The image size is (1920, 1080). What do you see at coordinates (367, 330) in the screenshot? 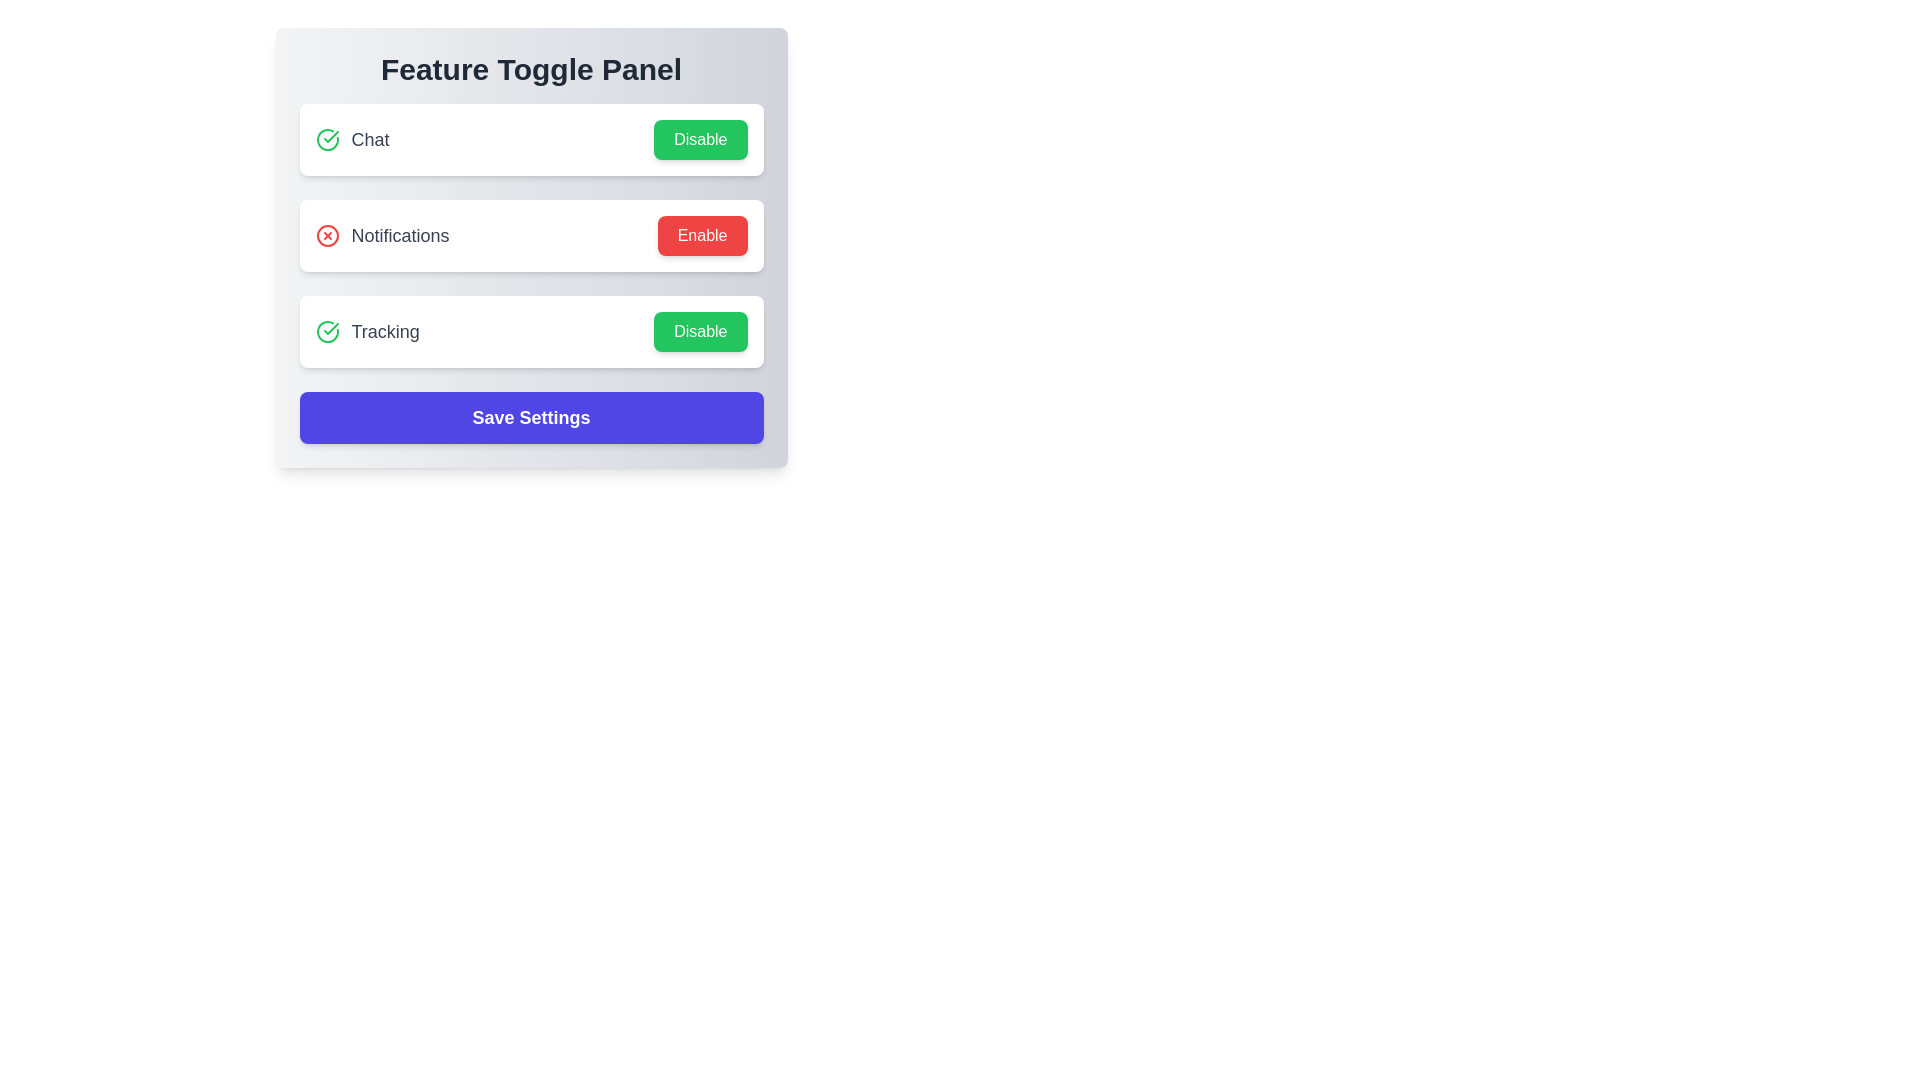
I see `the feature name tracking by double-clicking on it` at bounding box center [367, 330].